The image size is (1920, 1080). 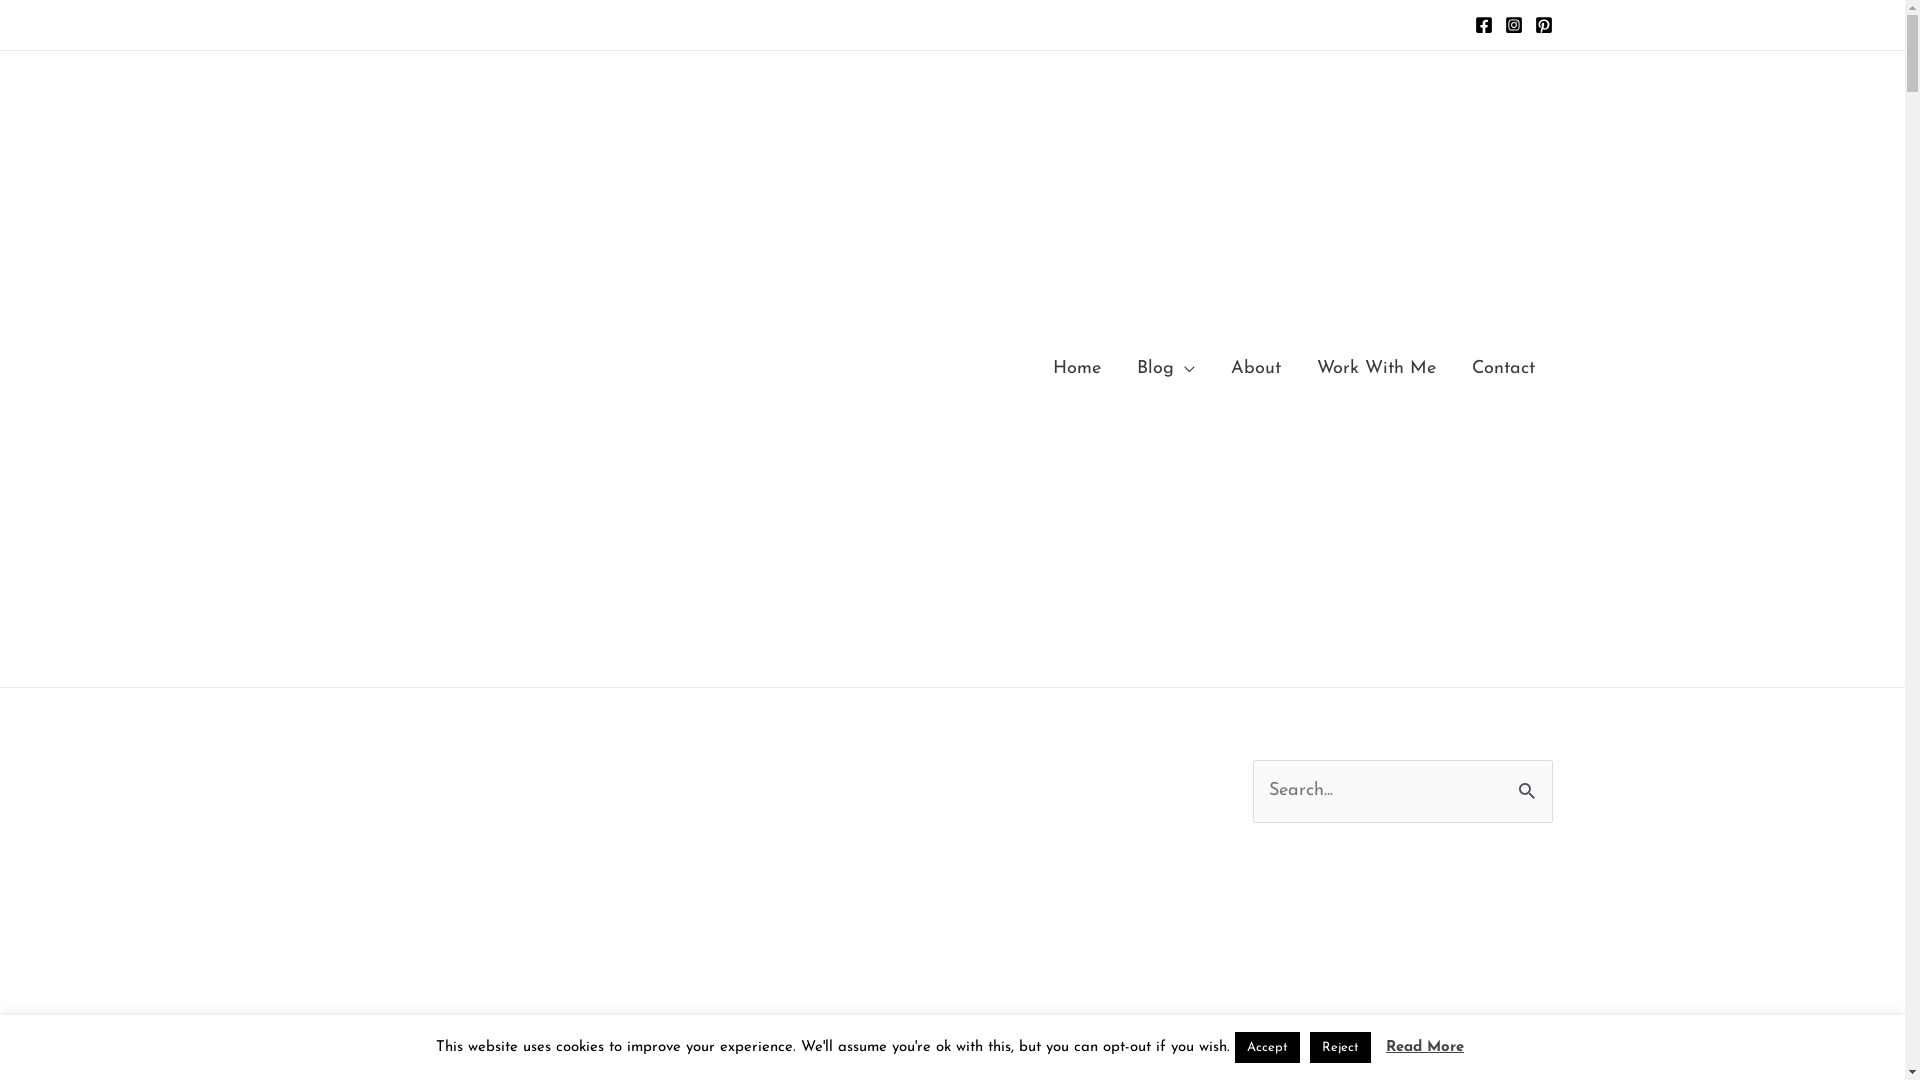 I want to click on 'Read More', so click(x=1424, y=1046).